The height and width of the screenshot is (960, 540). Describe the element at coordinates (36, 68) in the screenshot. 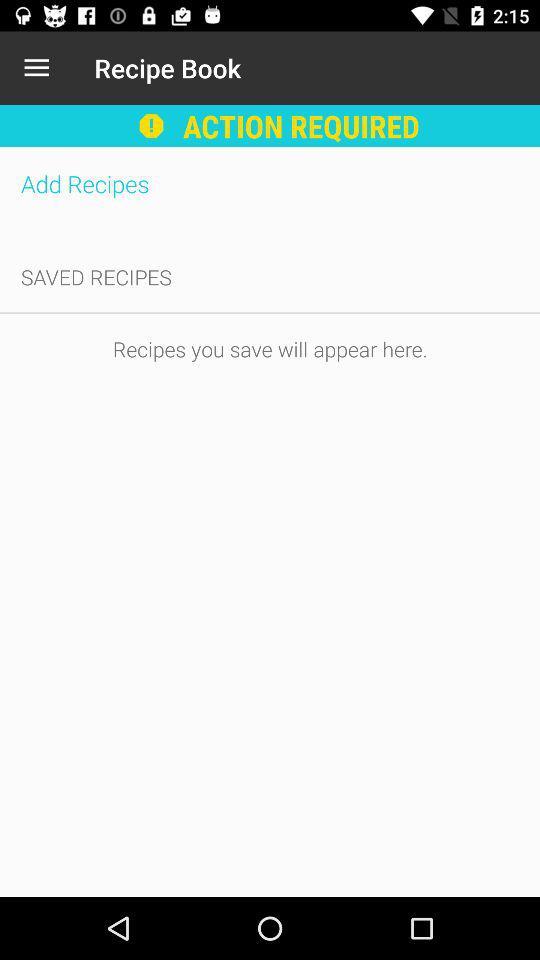

I see `the item next to recipe book icon` at that location.